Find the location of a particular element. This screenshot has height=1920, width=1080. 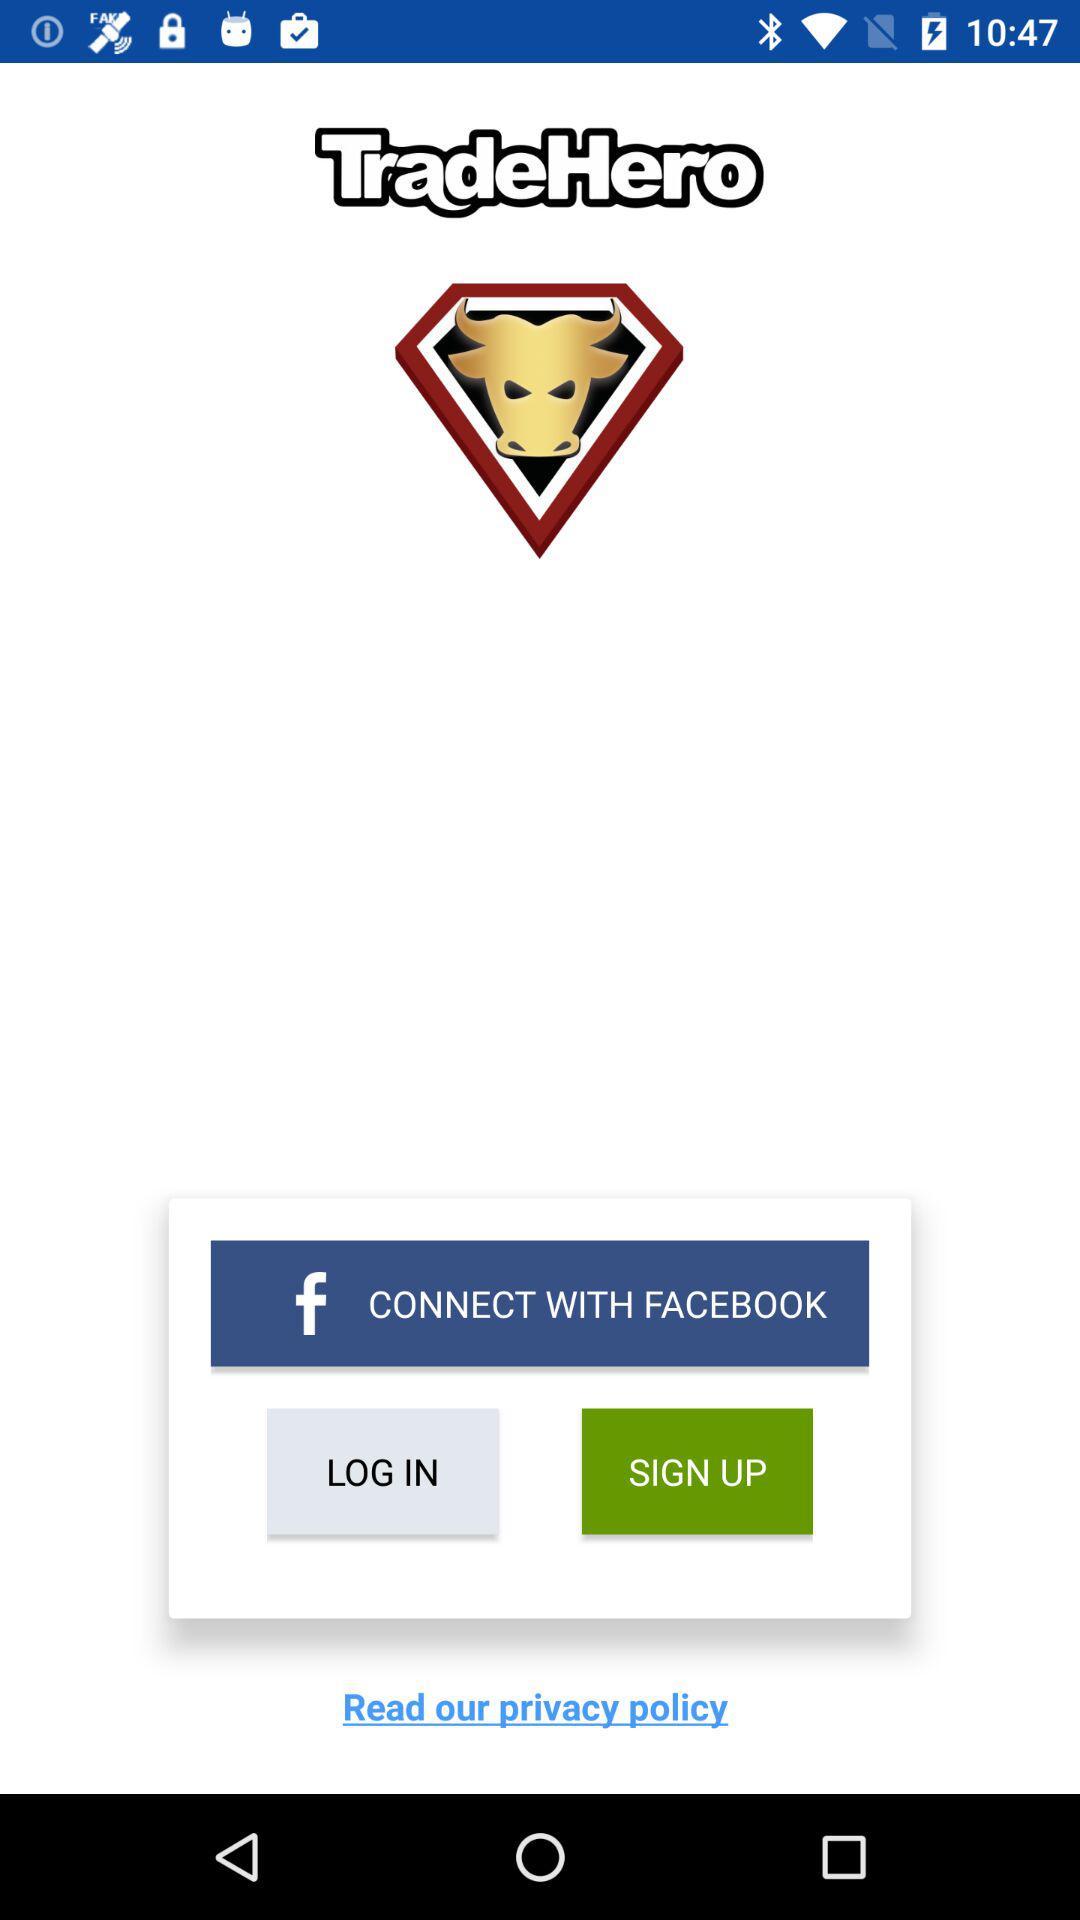

connect with facebook icon is located at coordinates (540, 1303).